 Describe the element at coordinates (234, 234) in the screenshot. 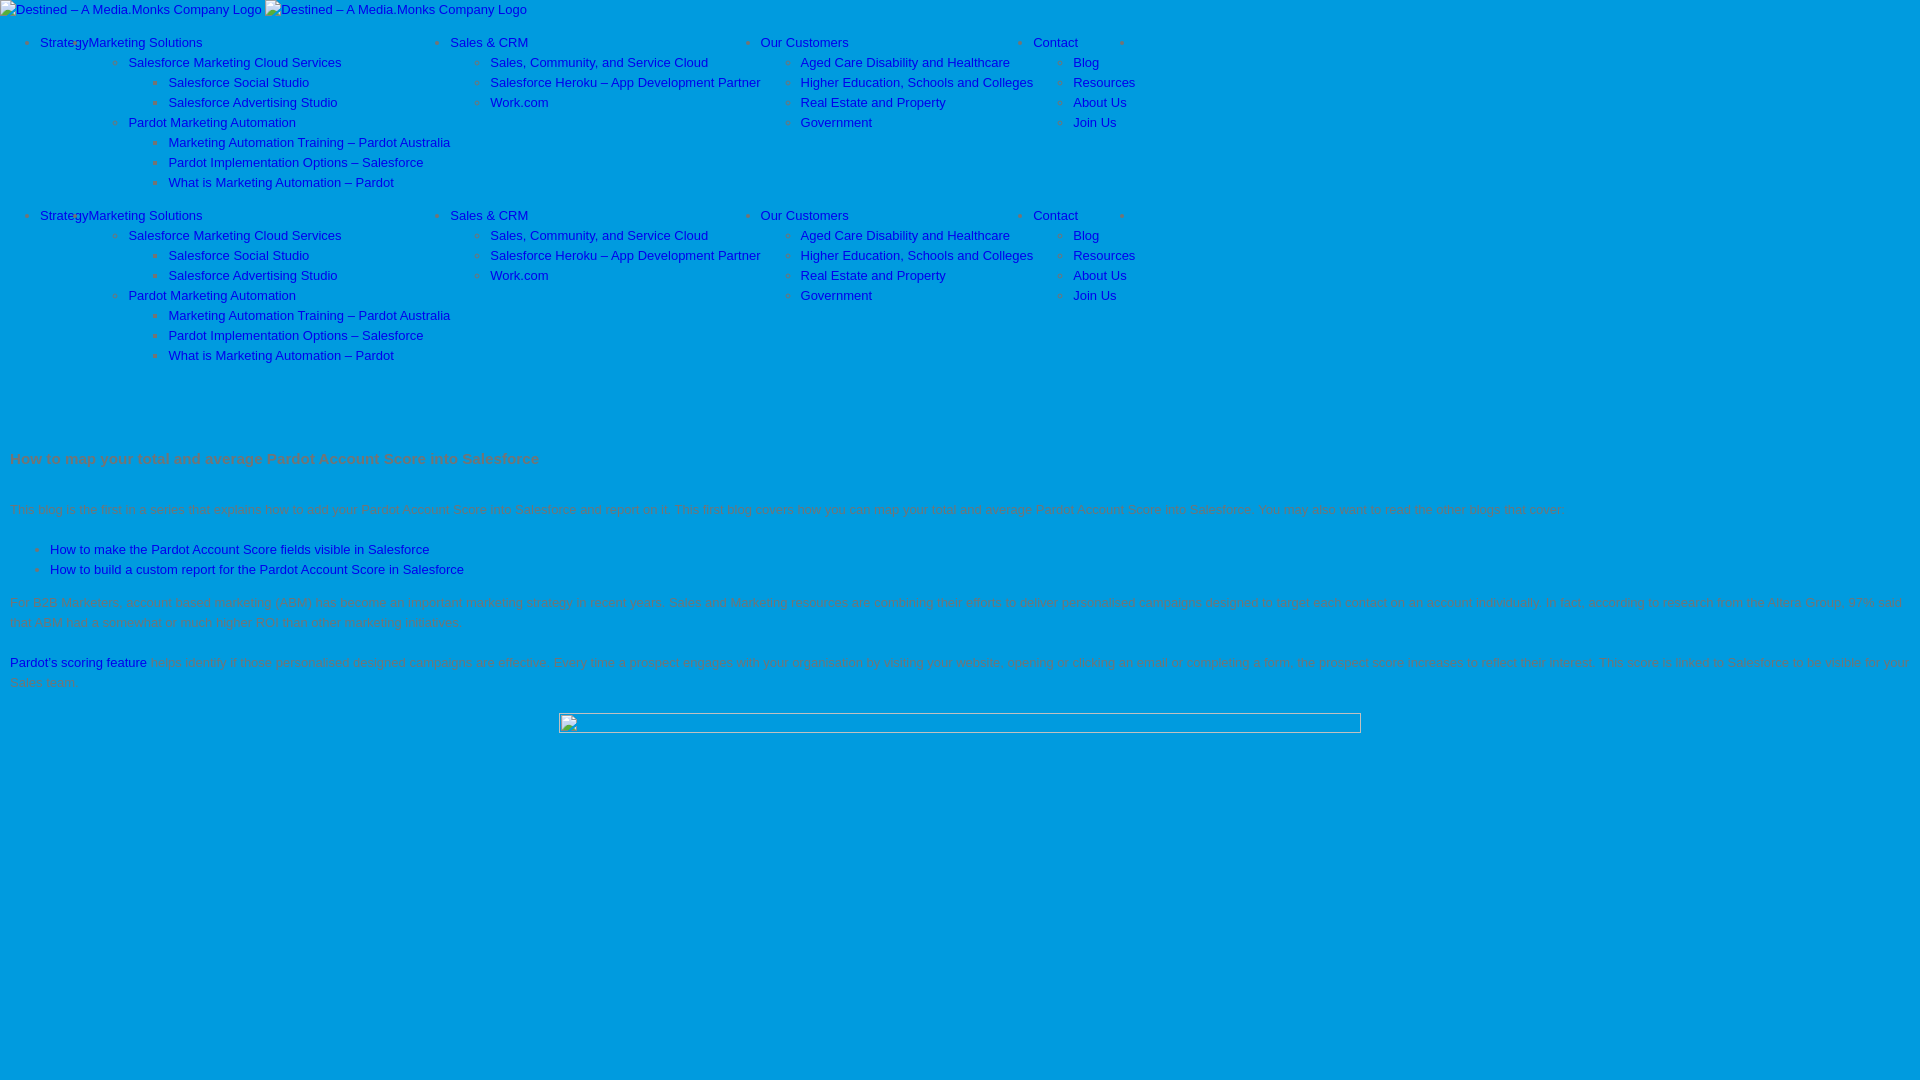

I see `'Salesforce Marketing Cloud Services'` at that location.